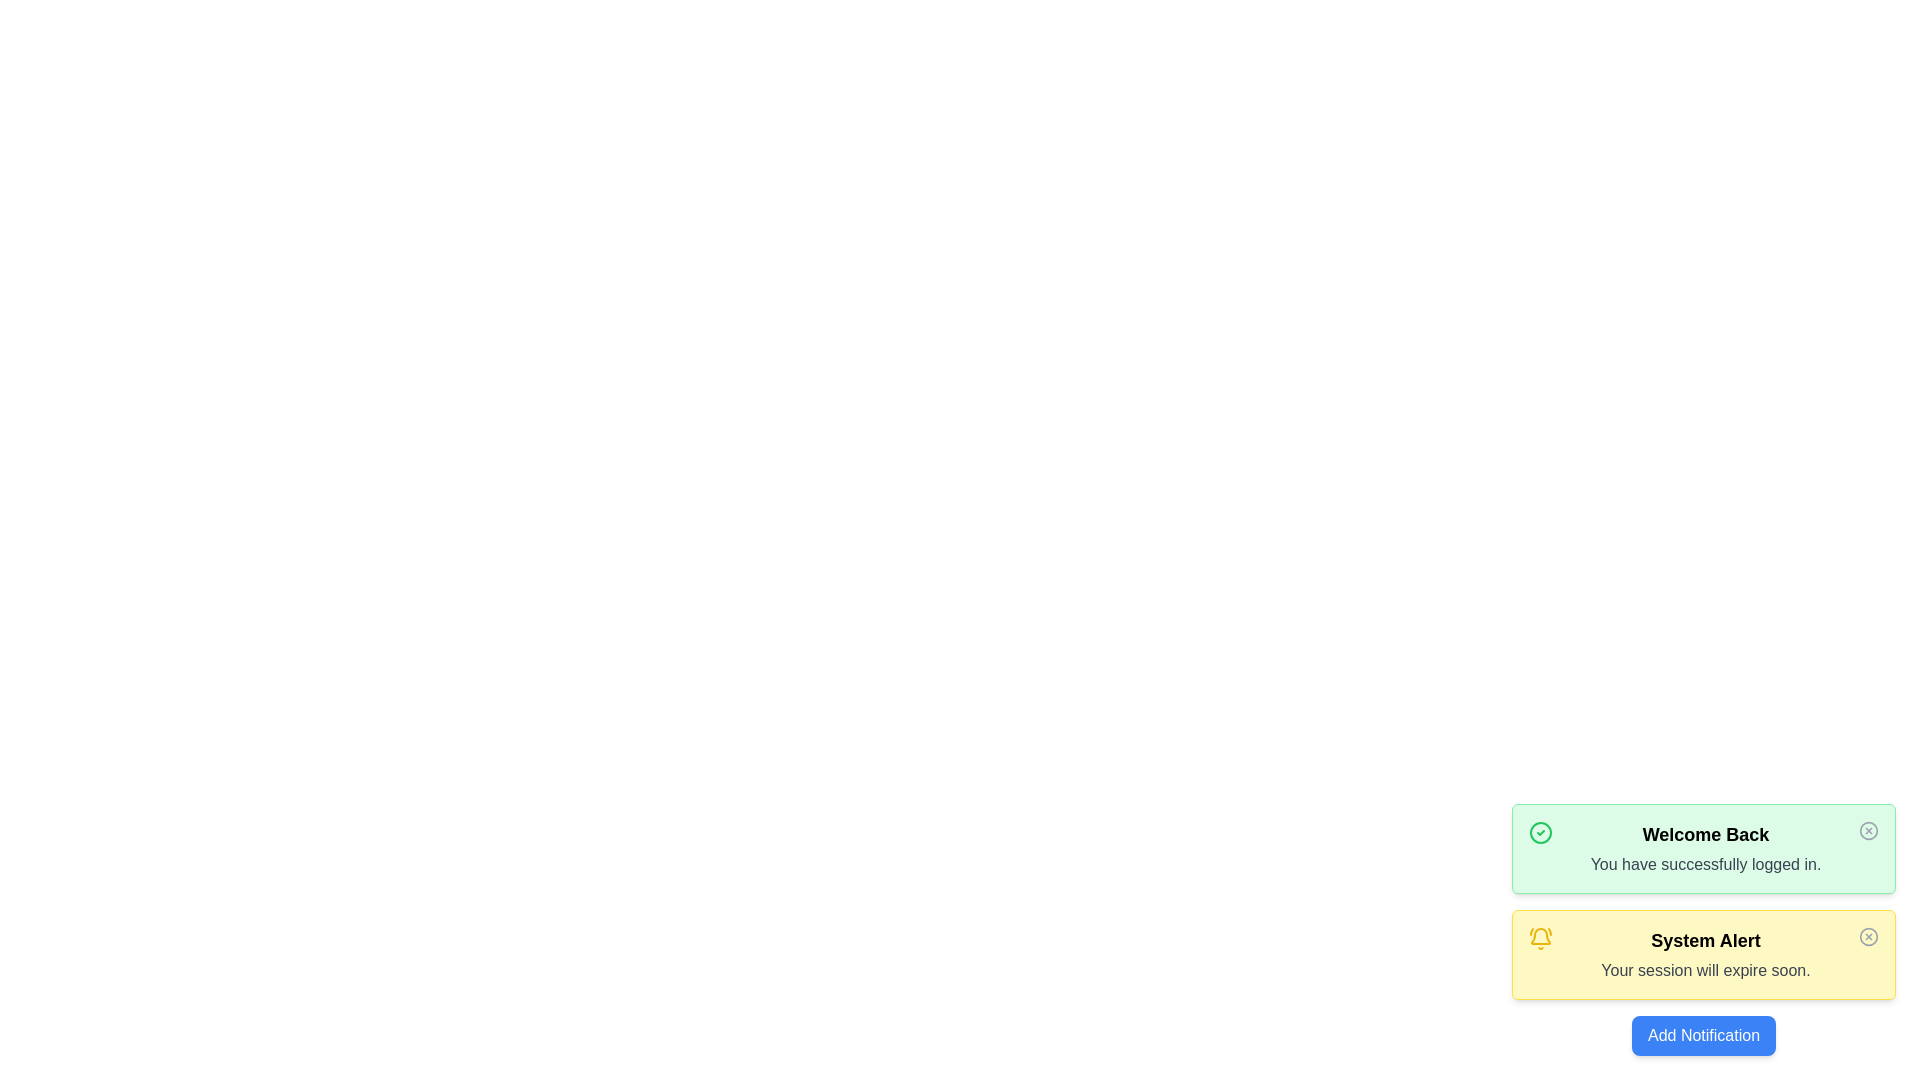 This screenshot has height=1080, width=1920. I want to click on the blue rectangular button labeled 'Add Notification', so click(1703, 1035).